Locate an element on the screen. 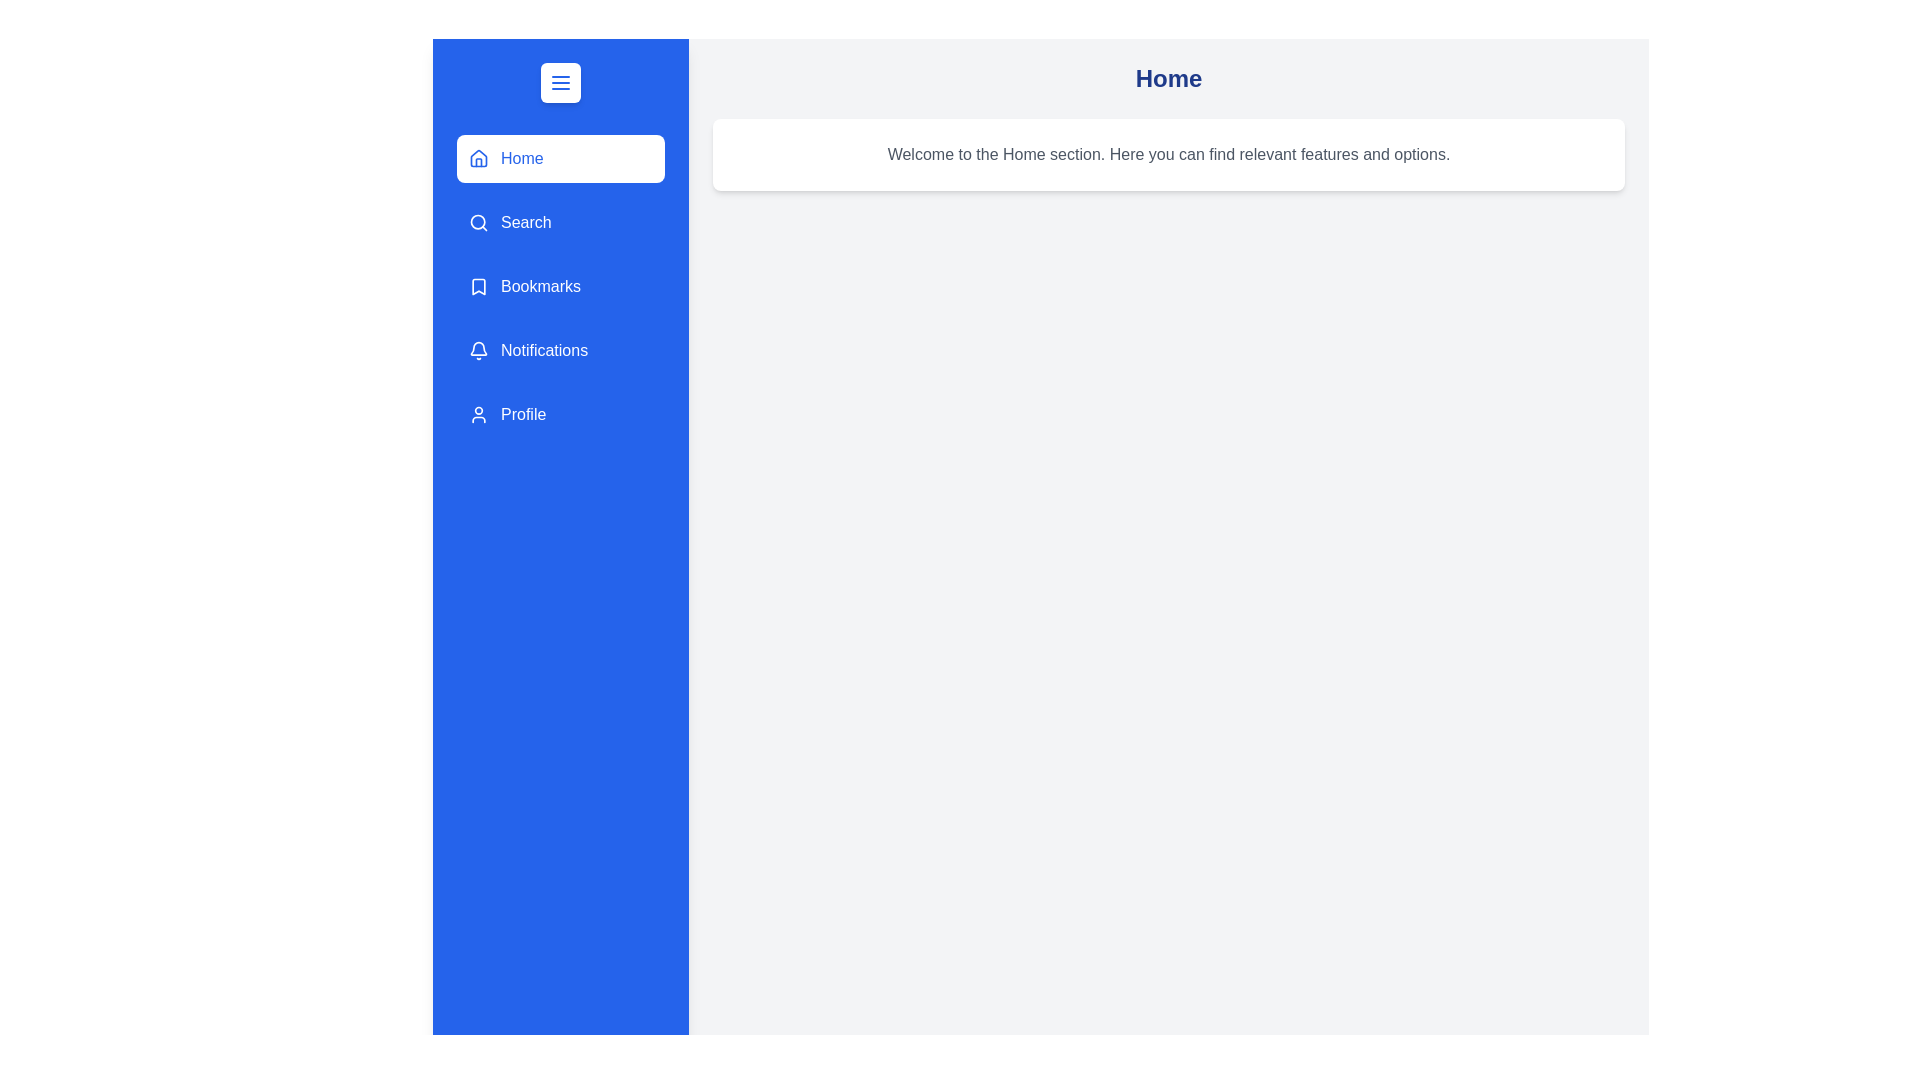 The image size is (1920, 1080). the menu item Search to see the hover effect is located at coordinates (560, 223).